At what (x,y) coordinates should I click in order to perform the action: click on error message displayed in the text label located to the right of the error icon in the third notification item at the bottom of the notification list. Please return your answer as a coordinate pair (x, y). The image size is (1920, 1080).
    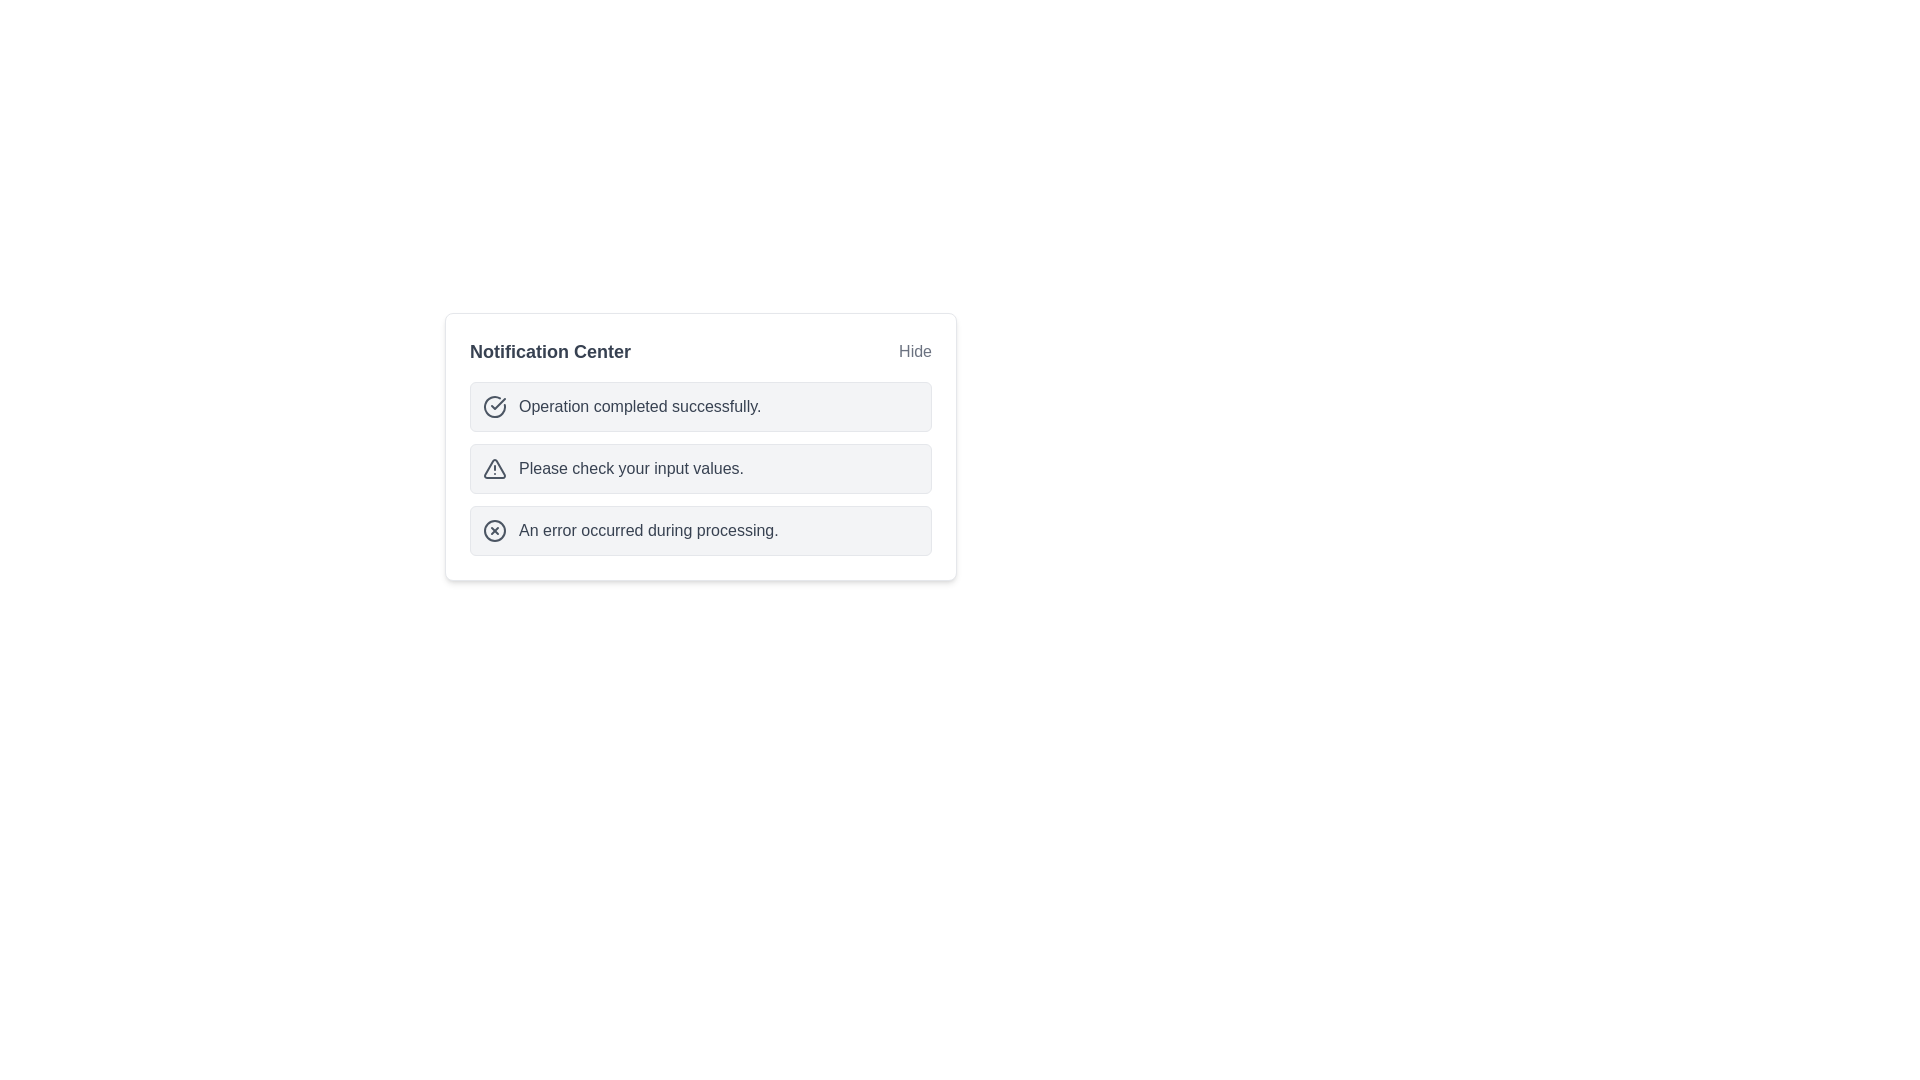
    Looking at the image, I should click on (648, 530).